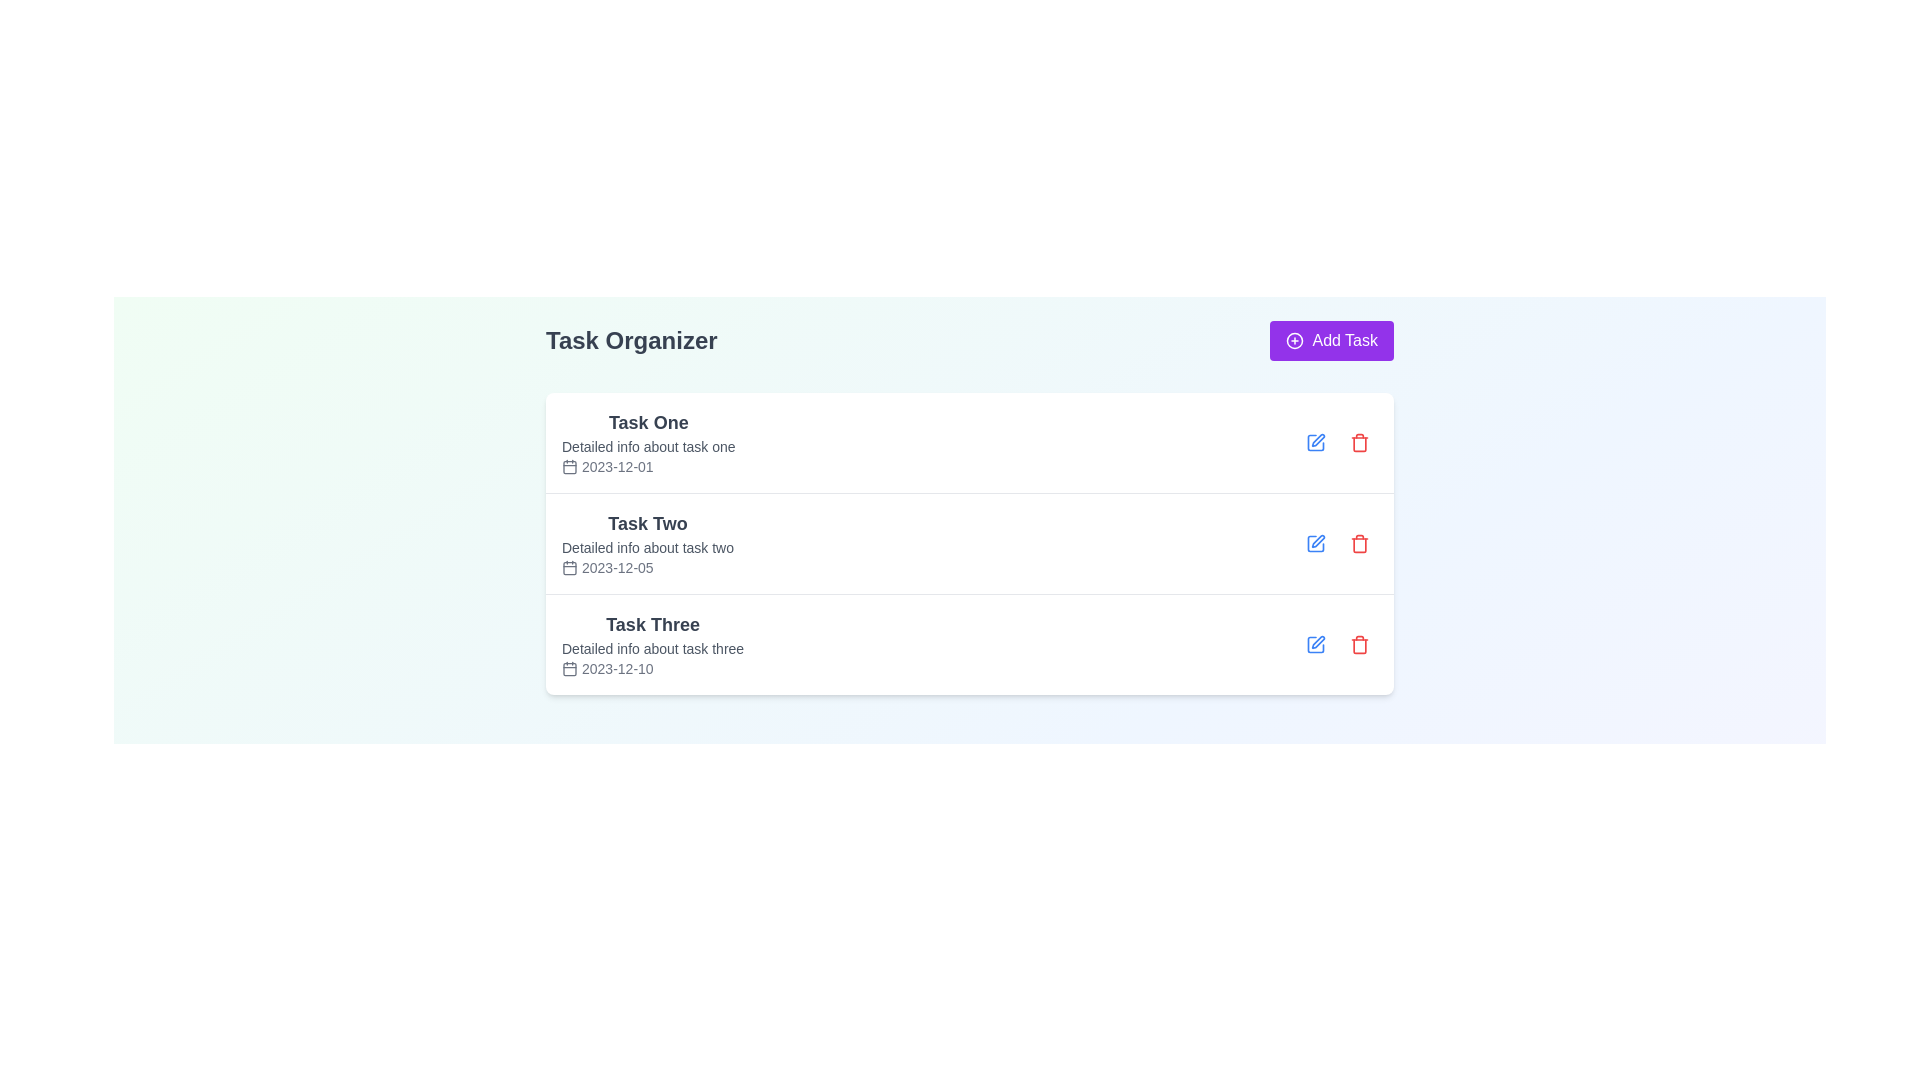 The width and height of the screenshot is (1920, 1080). I want to click on the Date label displaying '2023-12-01' which is preceded by a minimalist gray calendar icon, located at the bottom of the first task card titled 'Task One', so click(648, 466).